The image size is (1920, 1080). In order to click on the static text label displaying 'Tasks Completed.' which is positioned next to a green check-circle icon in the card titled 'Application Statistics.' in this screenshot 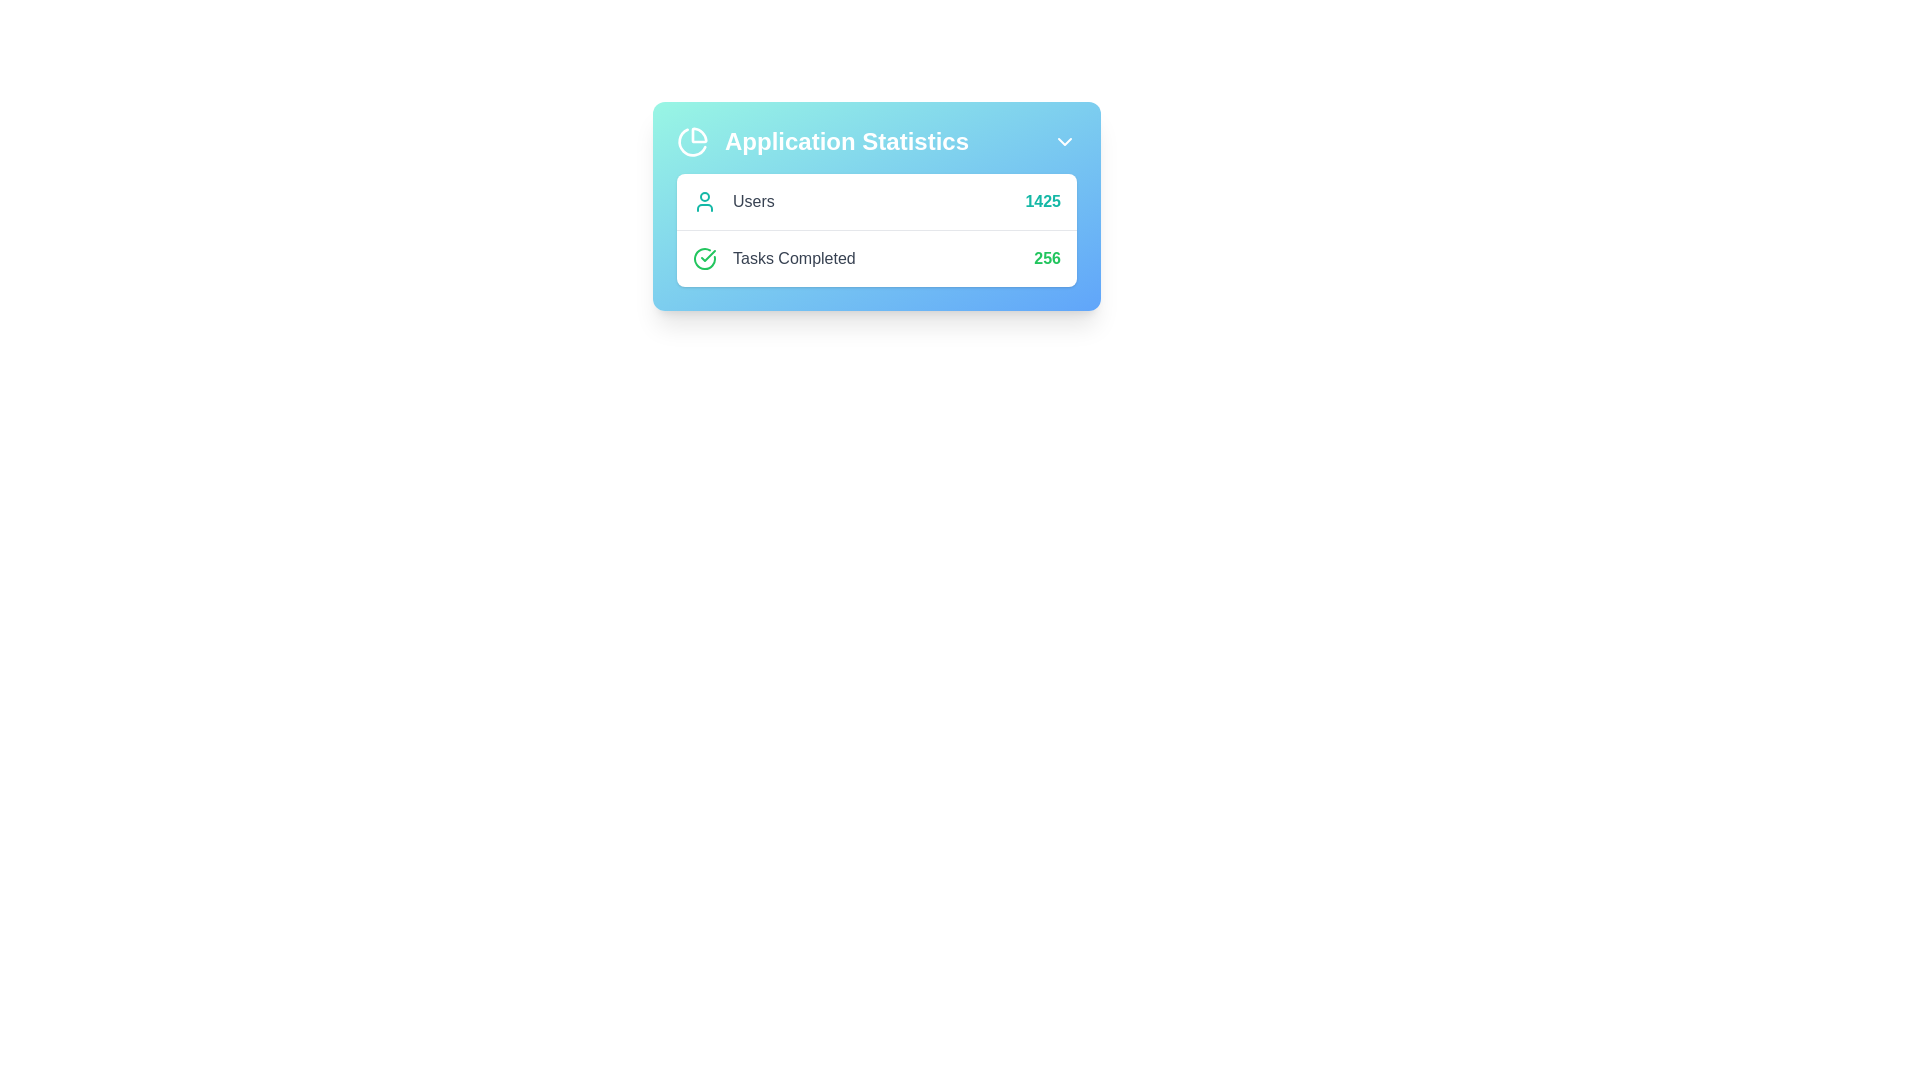, I will do `click(793, 257)`.